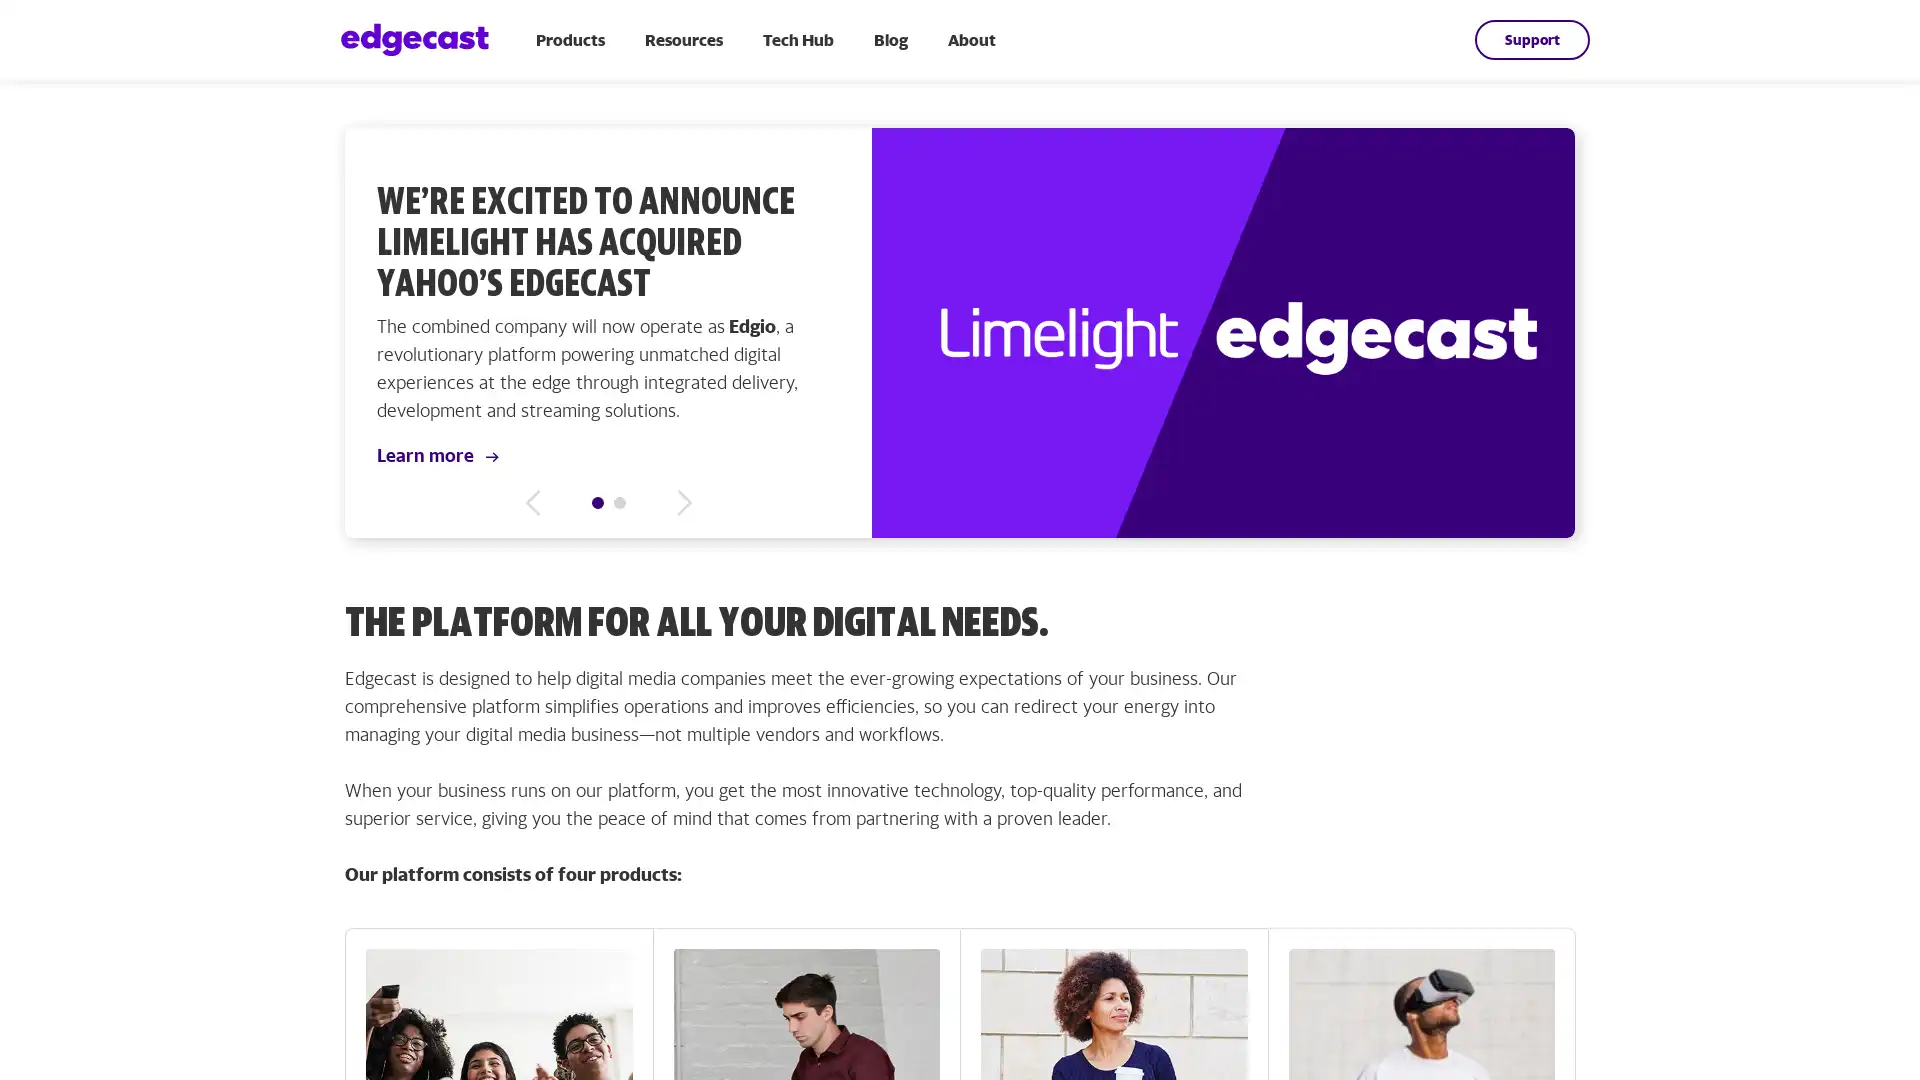 This screenshot has width=1920, height=1080. I want to click on Show slide 2 of 2, so click(618, 501).